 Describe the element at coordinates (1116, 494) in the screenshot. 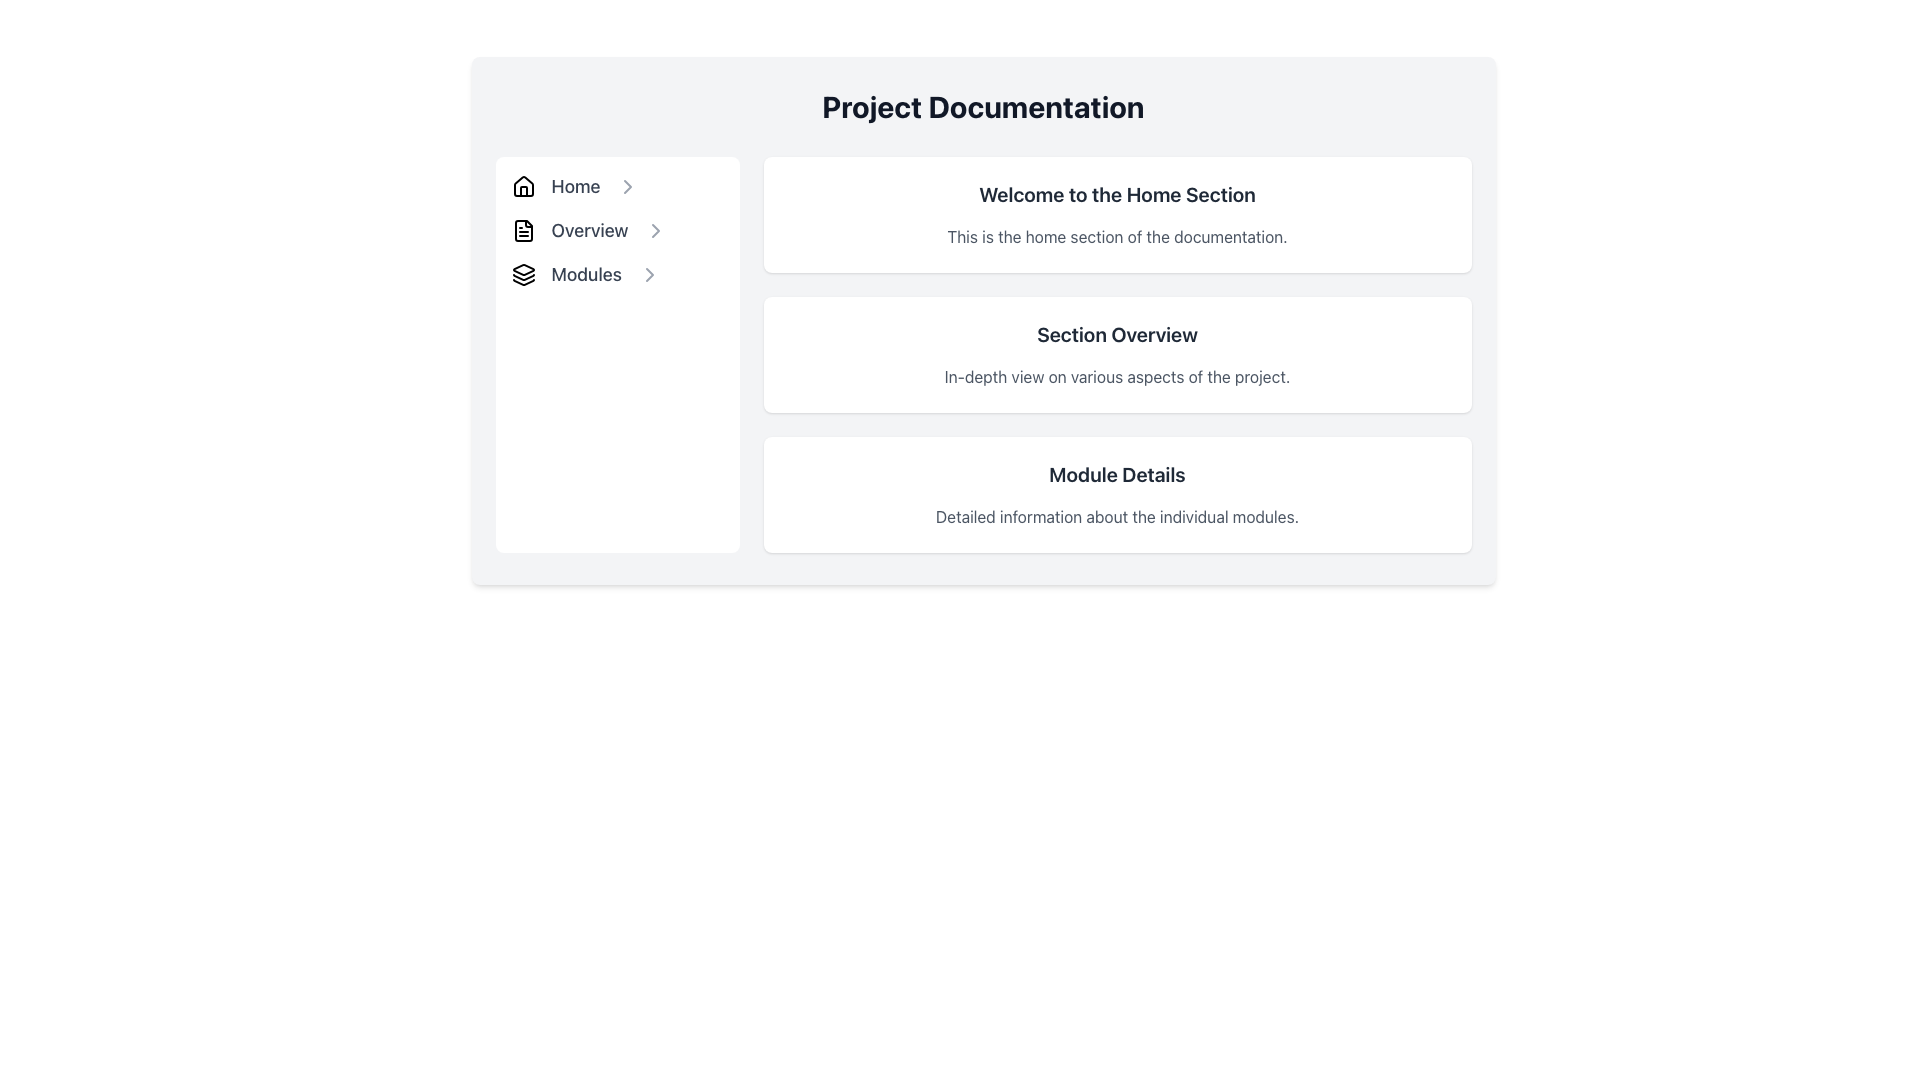

I see `the informational block located in the main content area, which is the third section below 'Section Overview' and above the footer, and is horizontally centered` at that location.